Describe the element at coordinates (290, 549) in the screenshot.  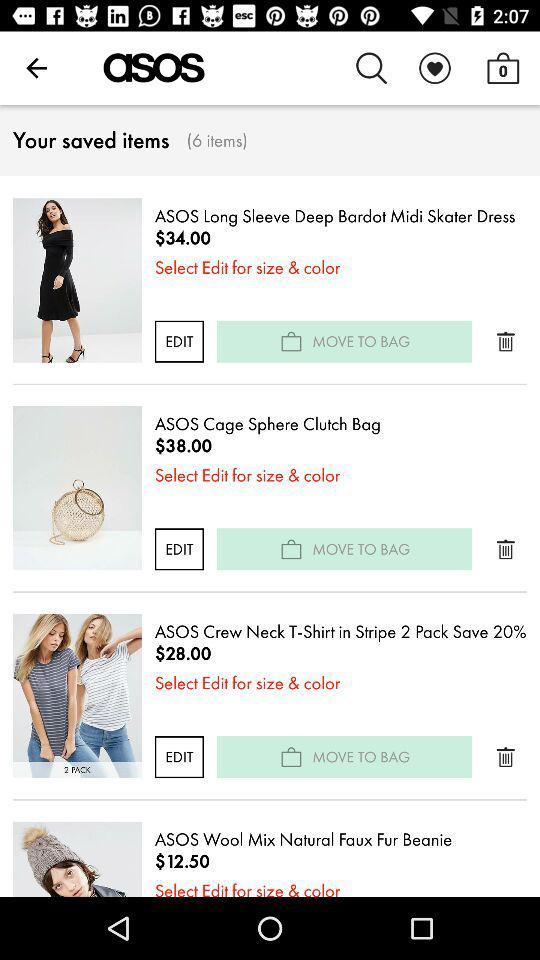
I see `the icon which is left of move to bag` at that location.